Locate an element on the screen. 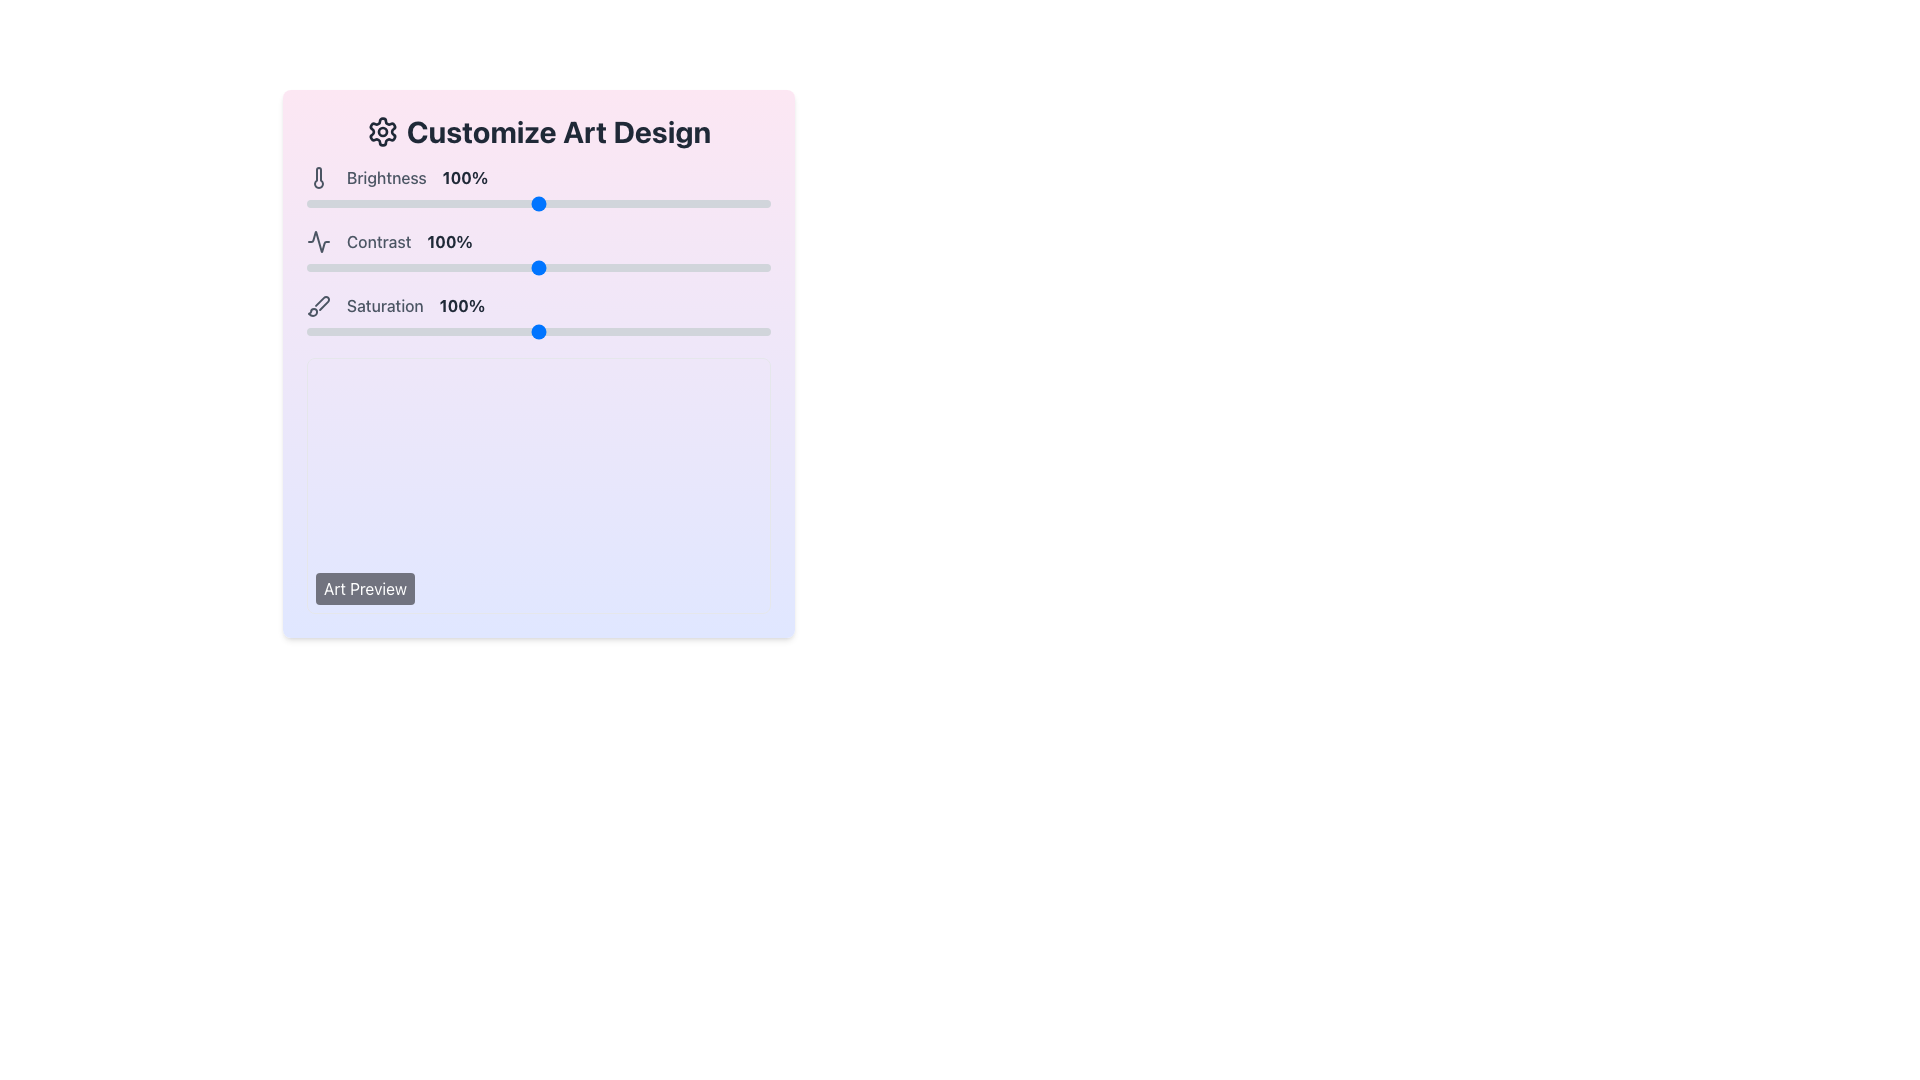  the brightness slider, which is the first of three vertically stacked sliders located directly below the 'Brightness 100%' label and a thermometer icon is located at coordinates (538, 204).